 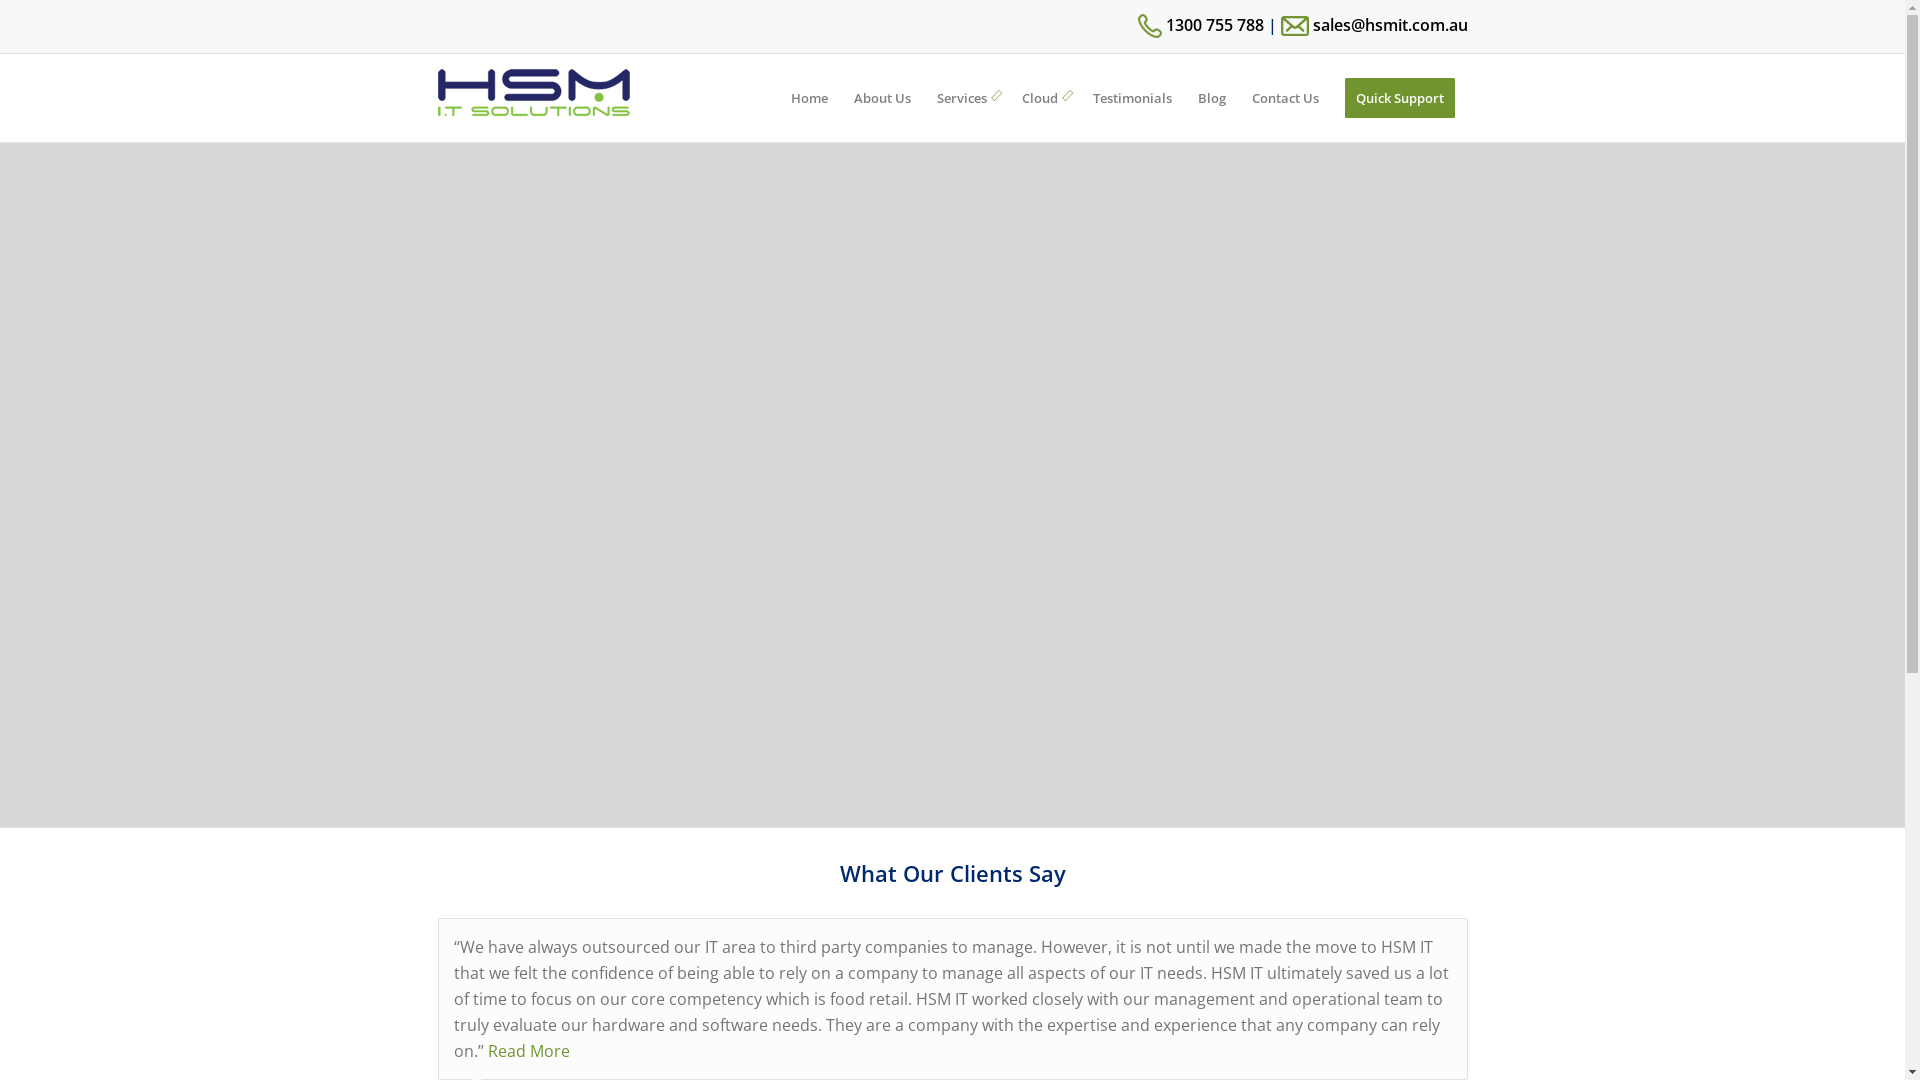 I want to click on '1300 755 788', so click(x=1200, y=24).